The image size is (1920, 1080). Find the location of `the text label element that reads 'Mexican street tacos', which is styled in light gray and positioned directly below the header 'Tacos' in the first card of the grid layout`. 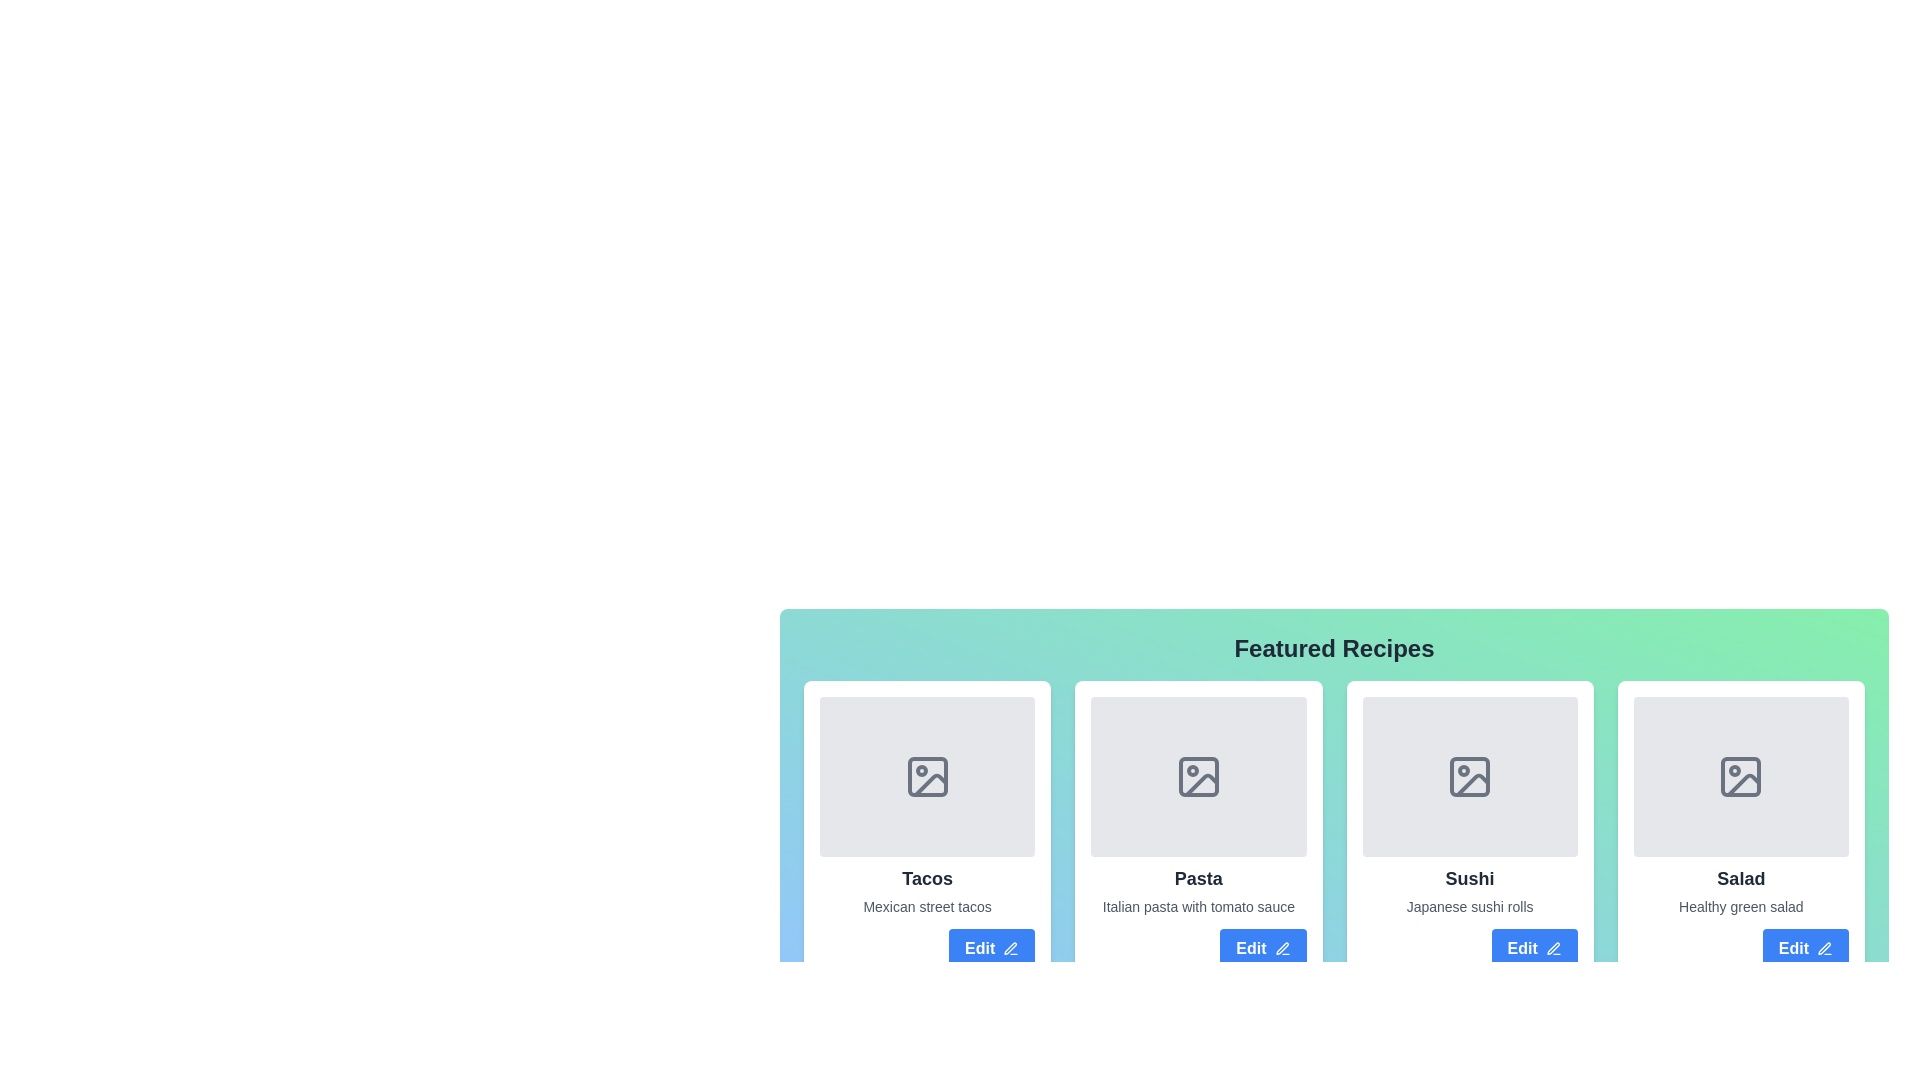

the text label element that reads 'Mexican street tacos', which is styled in light gray and positioned directly below the header 'Tacos' in the first card of the grid layout is located at coordinates (926, 906).